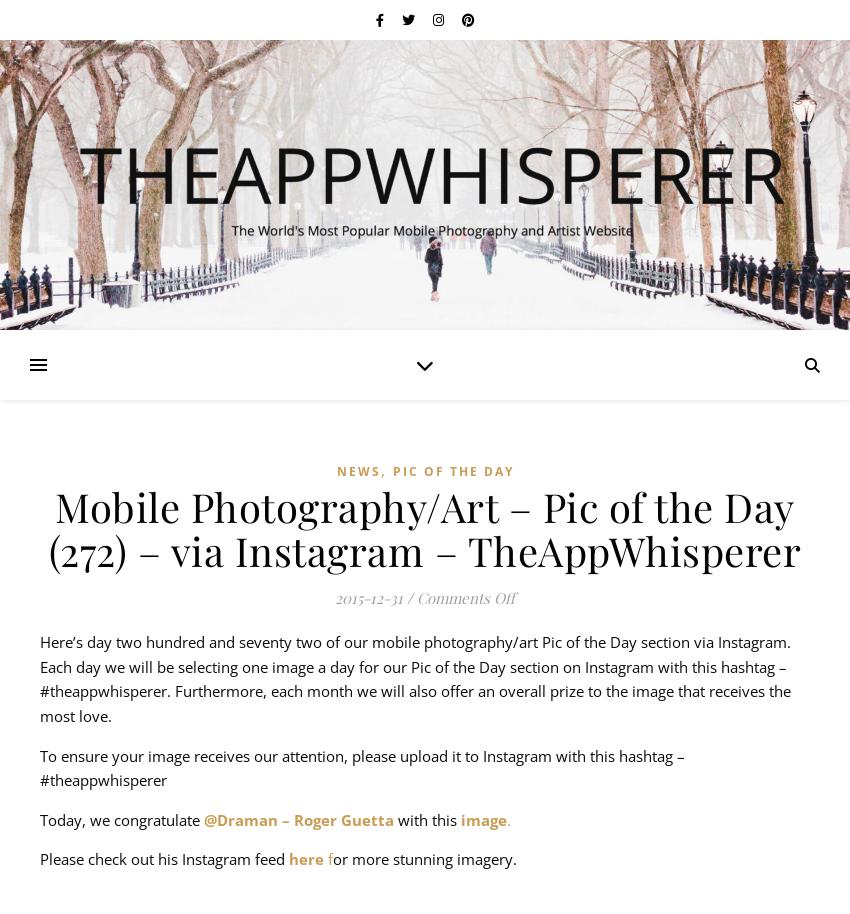  Describe the element at coordinates (508, 818) in the screenshot. I see `'.'` at that location.